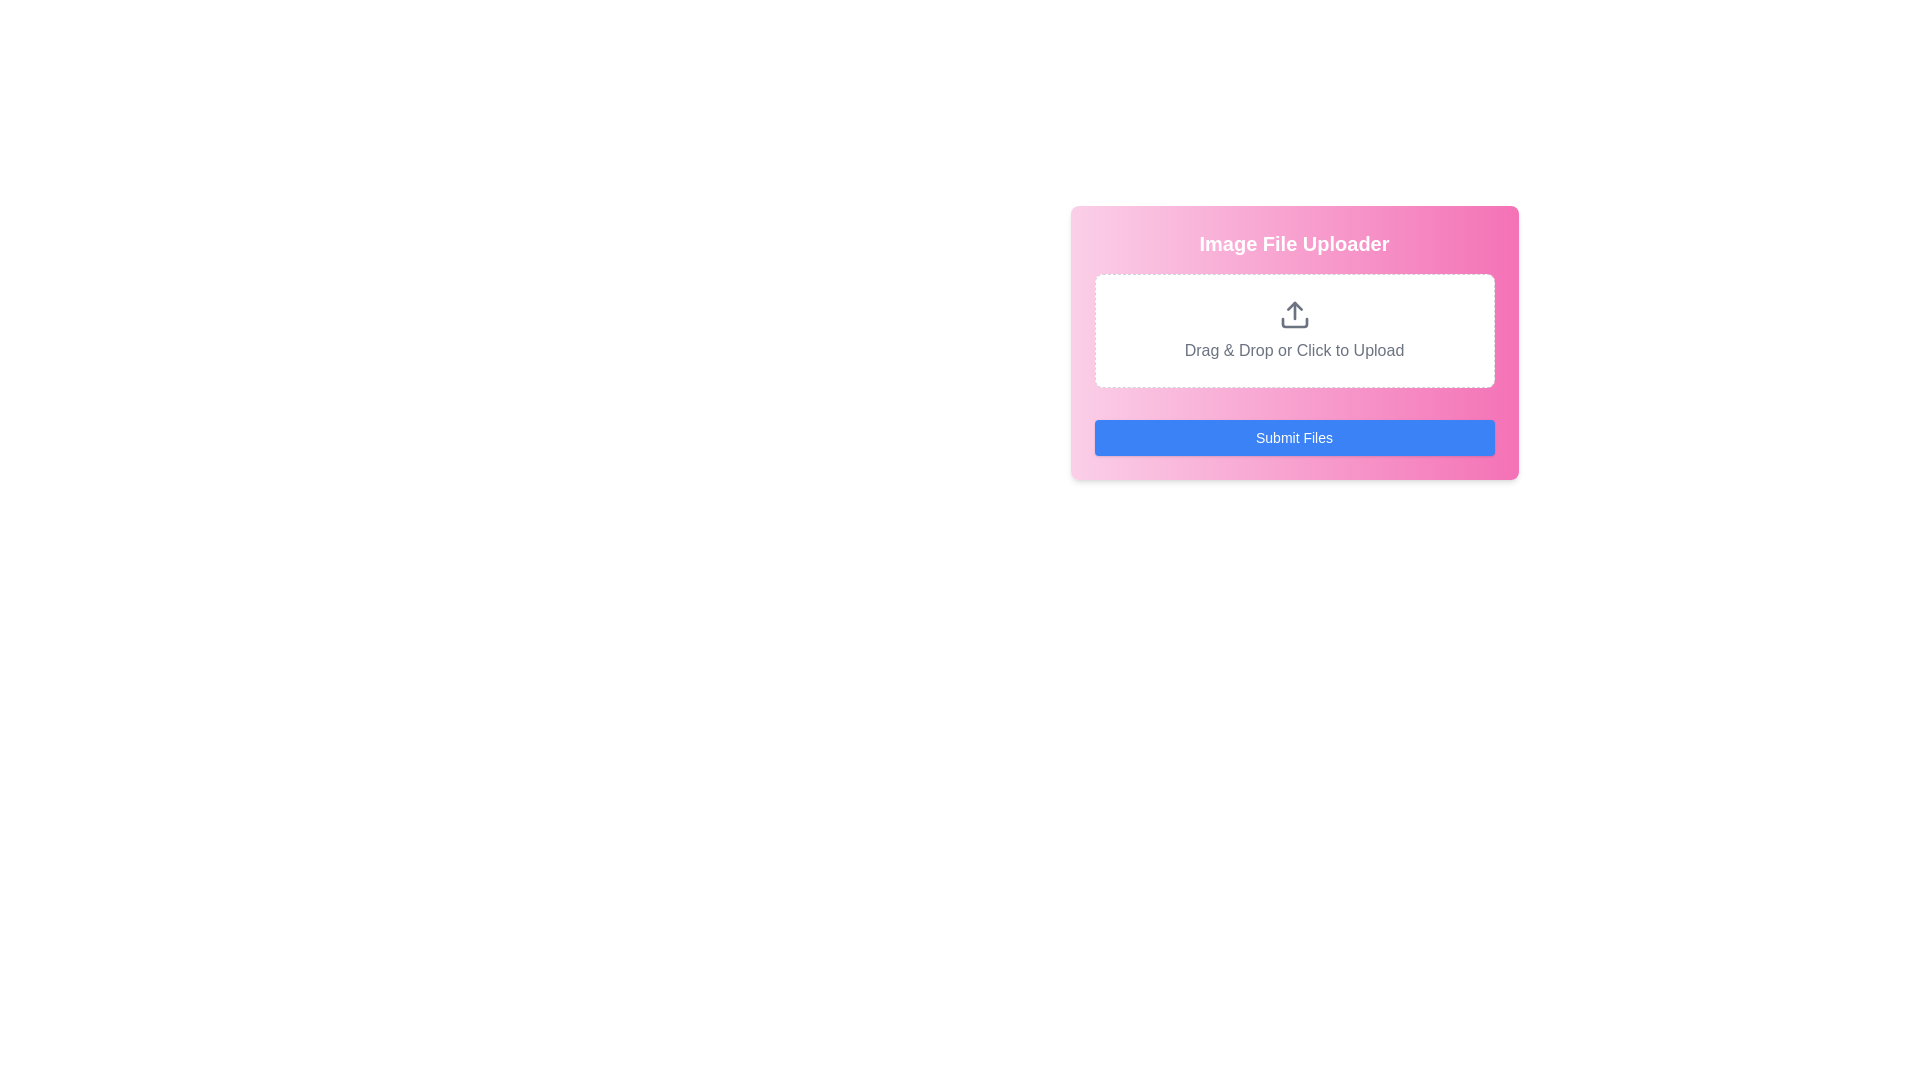 The image size is (1920, 1080). I want to click on text content of the label stating 'Drag & Drop or Click to Upload' which is located centrally within the dashed border box of the file upload component, so click(1294, 350).